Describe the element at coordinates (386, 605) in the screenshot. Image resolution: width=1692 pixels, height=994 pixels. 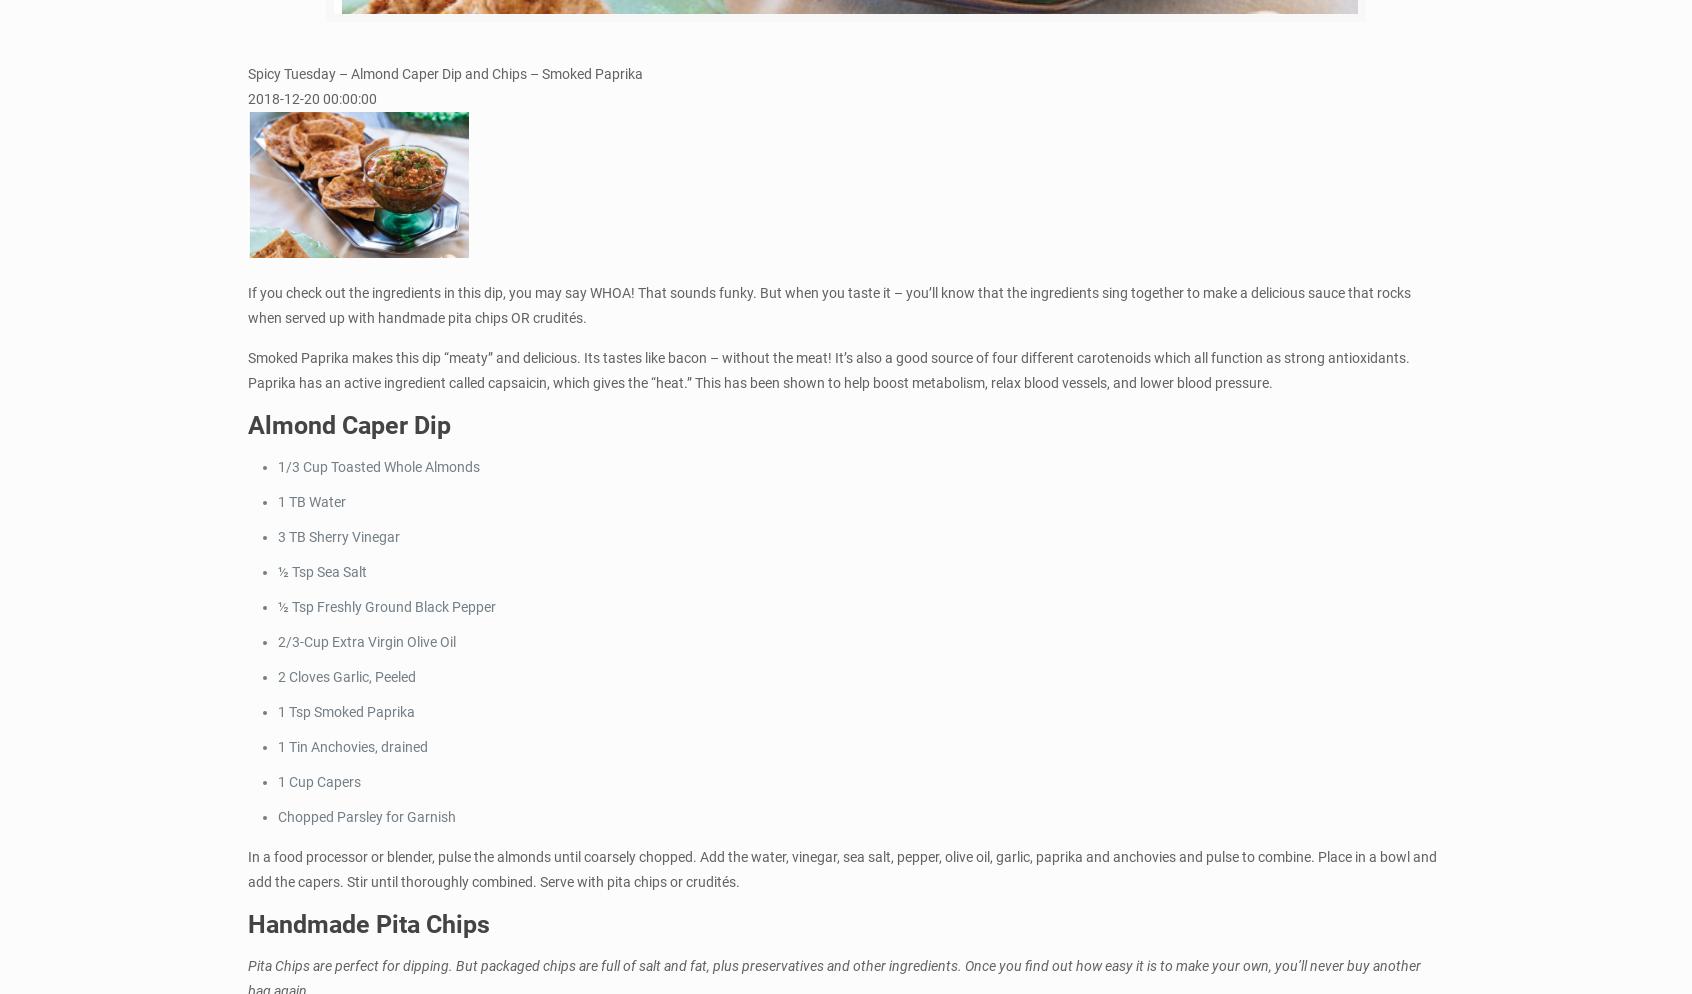
I see `'½ Tsp Freshly Ground Black Pepper'` at that location.